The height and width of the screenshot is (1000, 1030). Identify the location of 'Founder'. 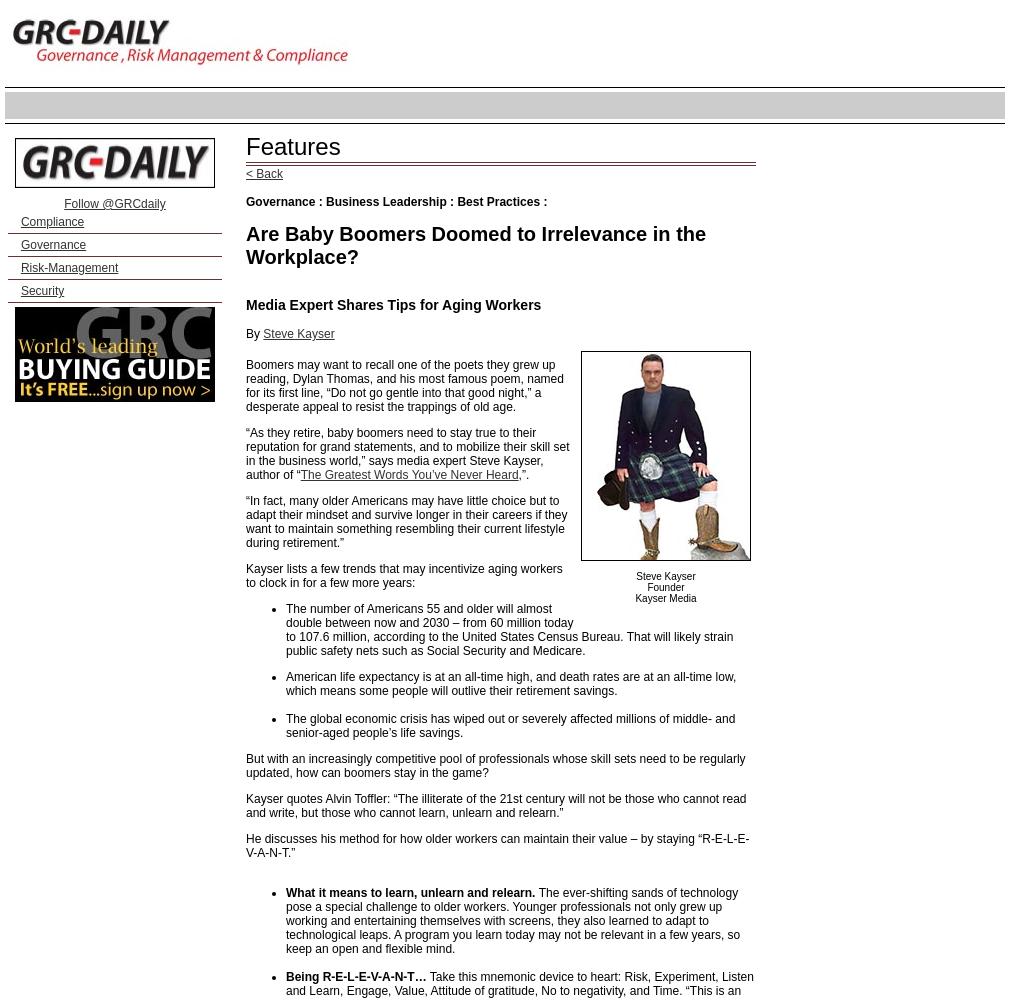
(646, 586).